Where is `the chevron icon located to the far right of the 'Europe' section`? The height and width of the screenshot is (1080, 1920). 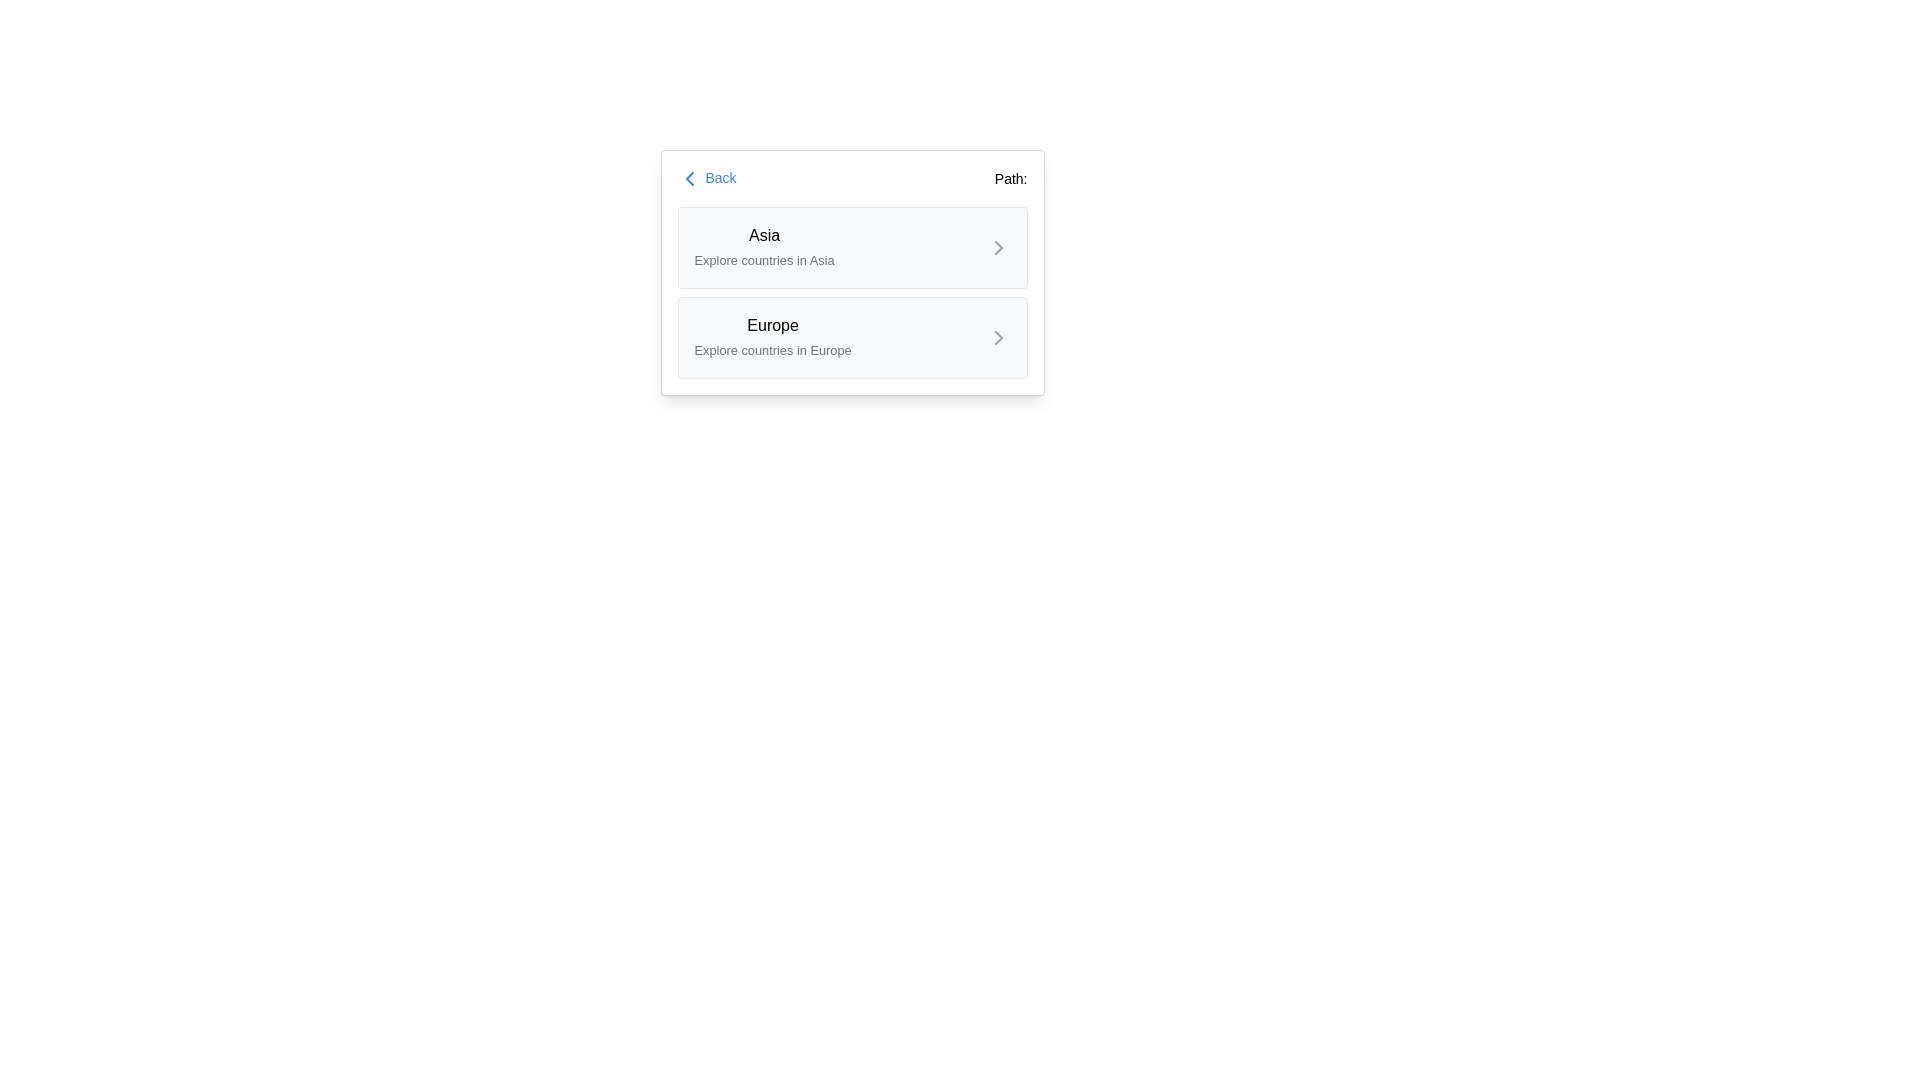
the chevron icon located to the far right of the 'Europe' section is located at coordinates (998, 337).